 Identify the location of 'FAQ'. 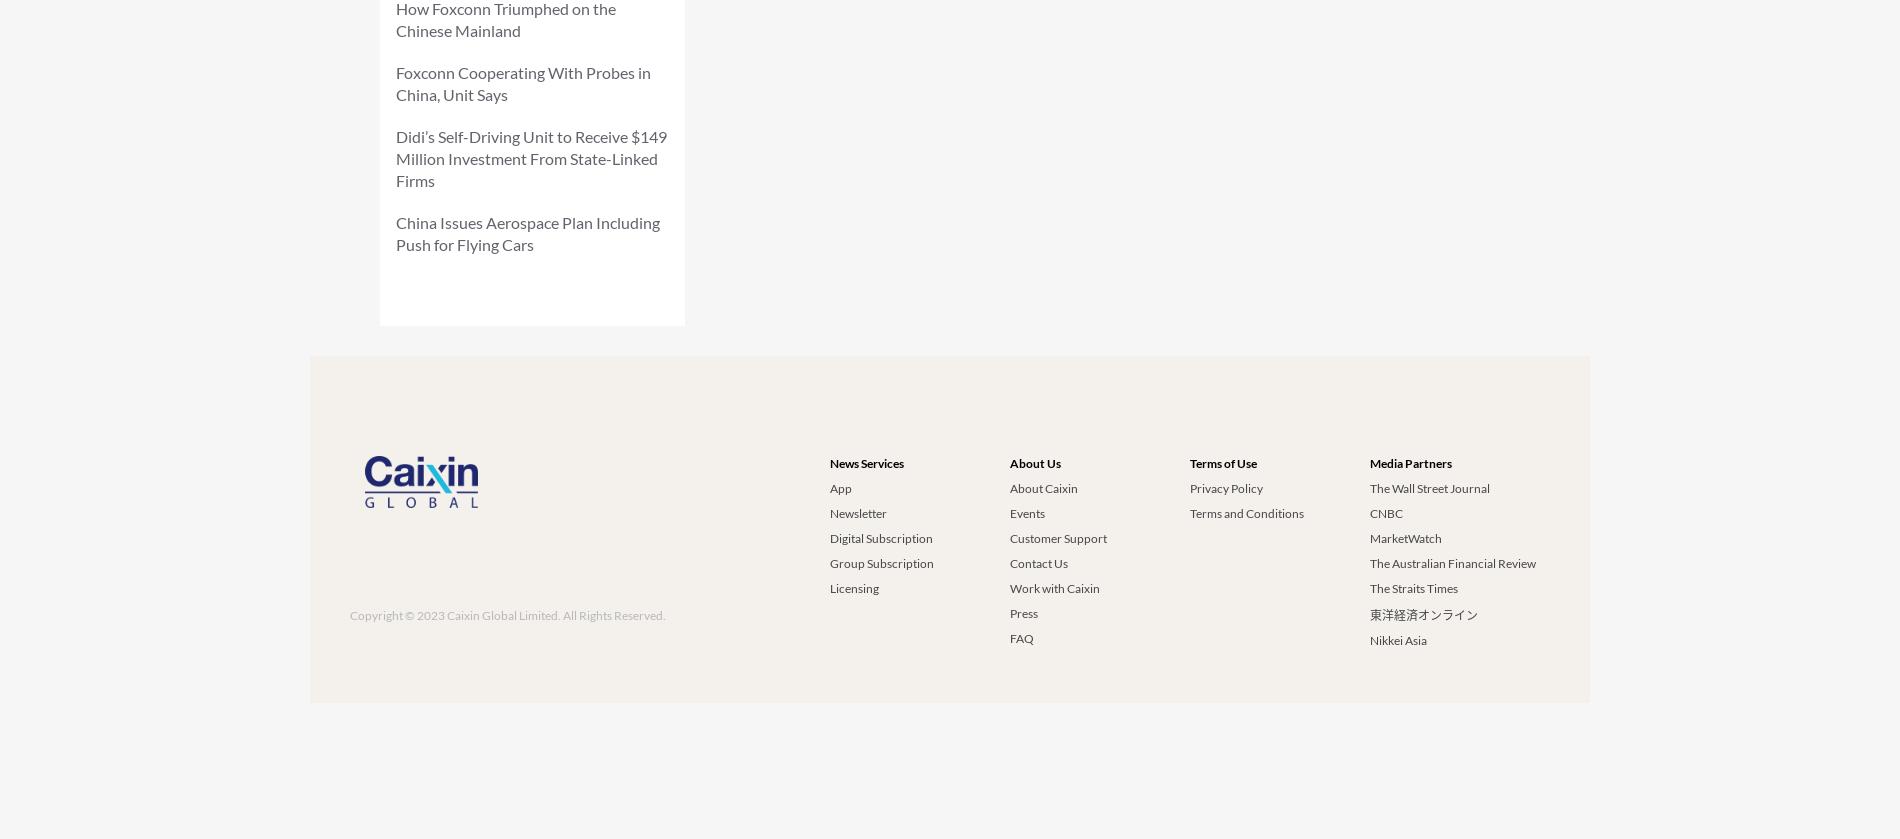
(1022, 637).